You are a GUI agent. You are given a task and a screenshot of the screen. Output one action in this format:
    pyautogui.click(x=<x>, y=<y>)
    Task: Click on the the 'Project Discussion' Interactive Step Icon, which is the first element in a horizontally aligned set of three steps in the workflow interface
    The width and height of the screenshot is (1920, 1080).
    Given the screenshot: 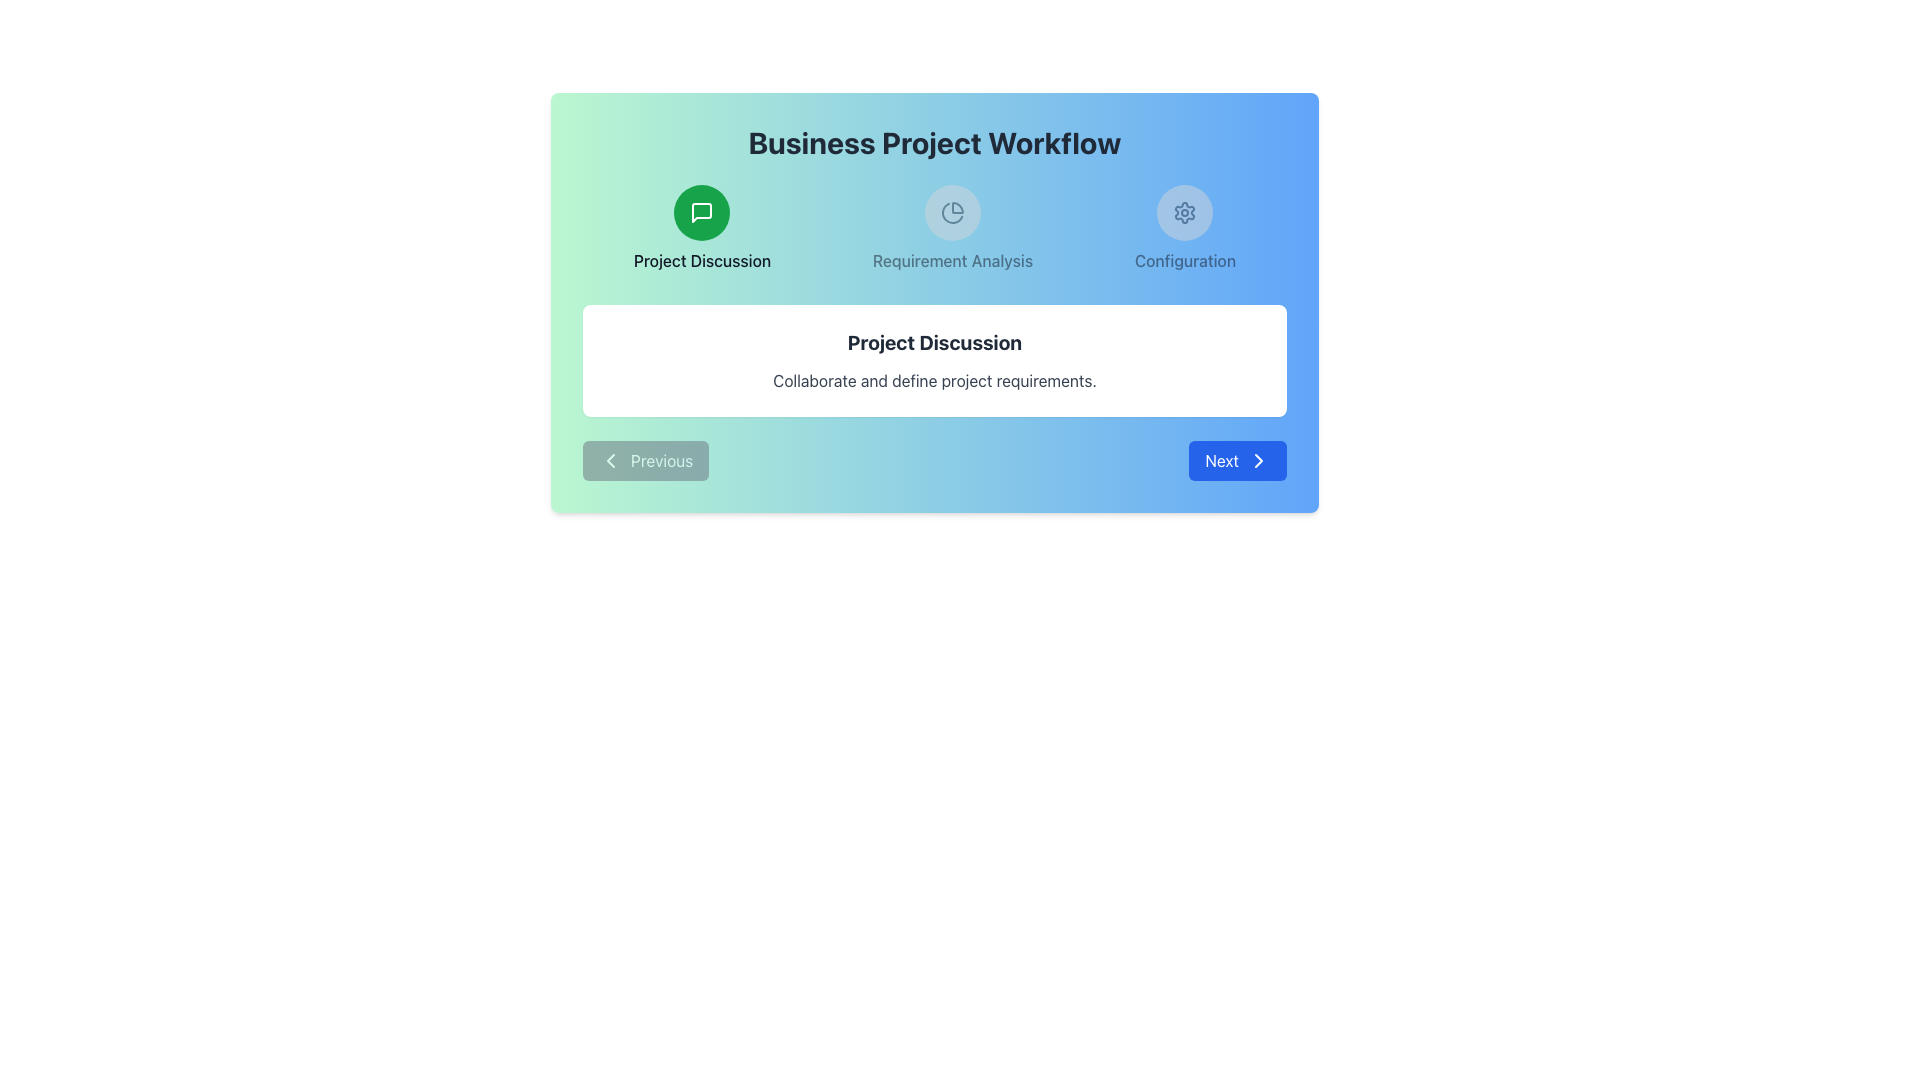 What is the action you would take?
    pyautogui.click(x=702, y=227)
    